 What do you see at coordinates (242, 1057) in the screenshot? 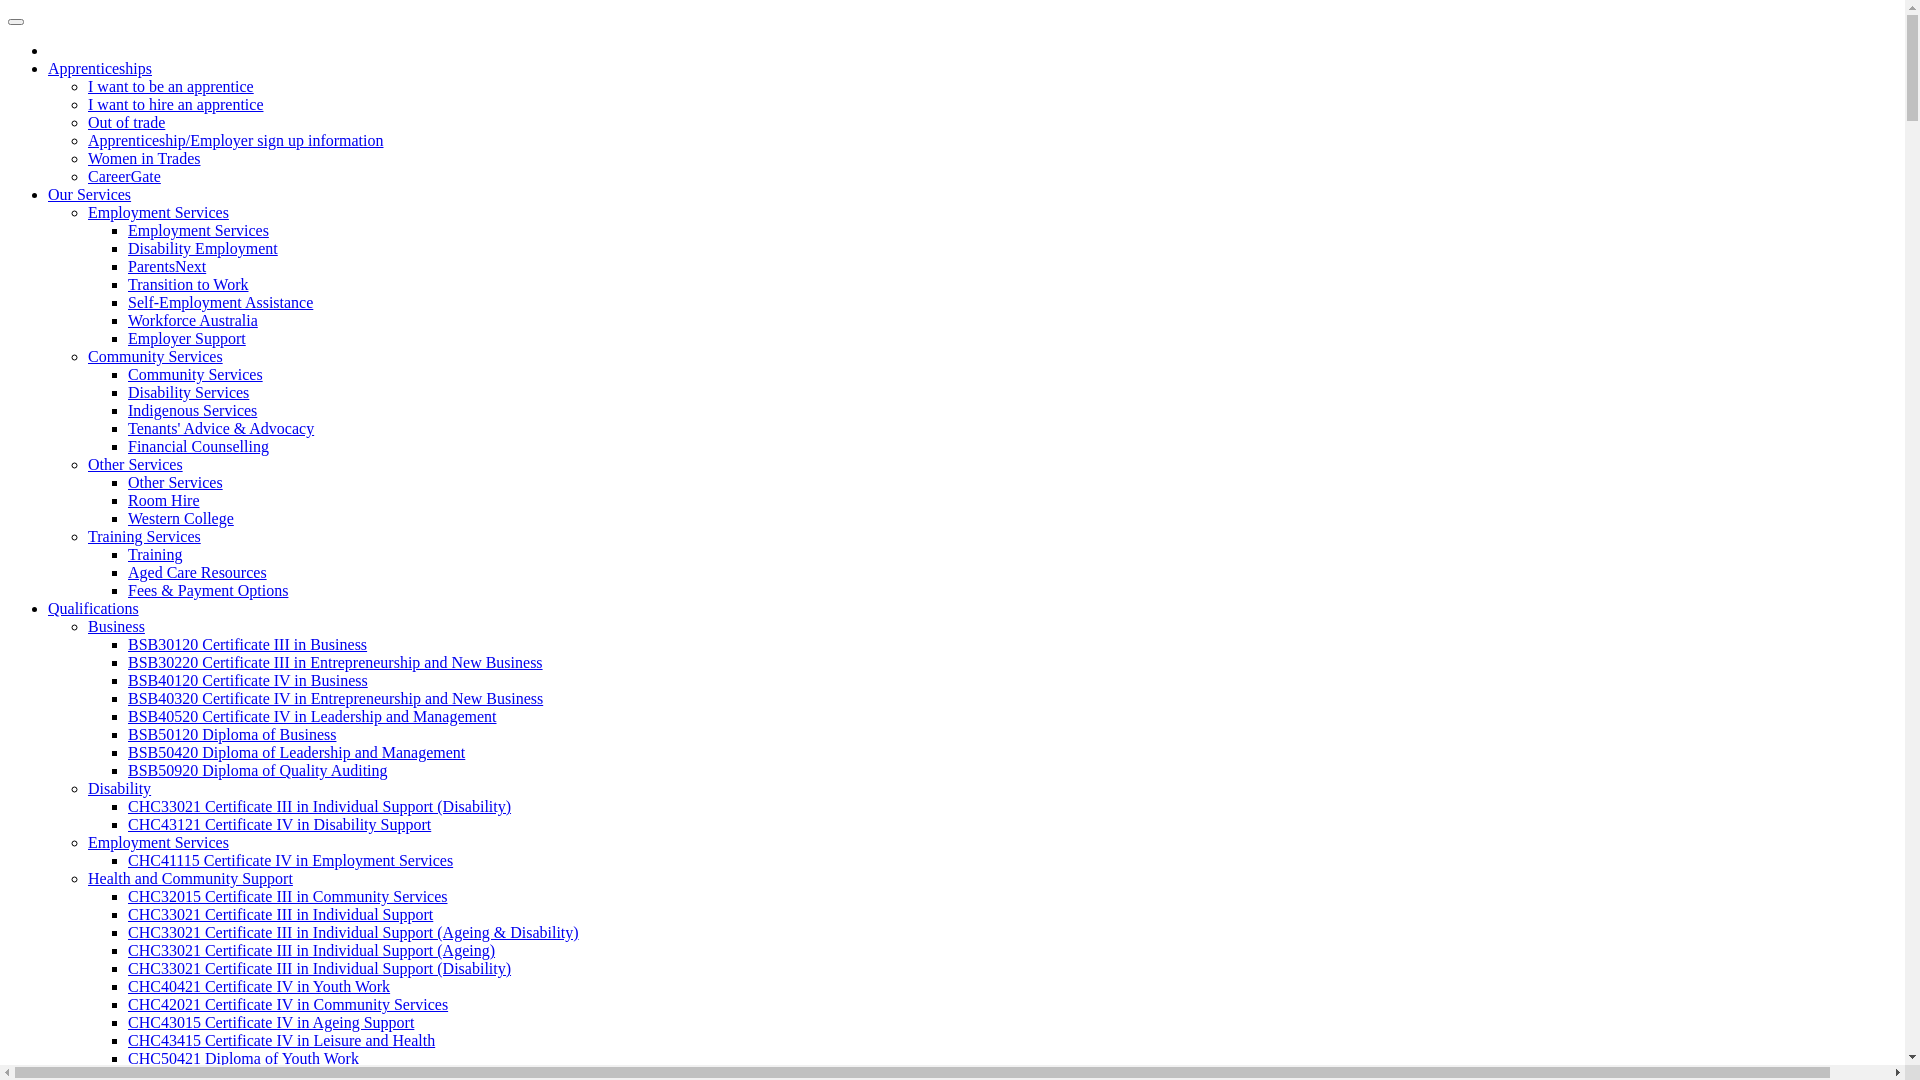
I see `'CHC50421 Diploma of Youth Work'` at bounding box center [242, 1057].